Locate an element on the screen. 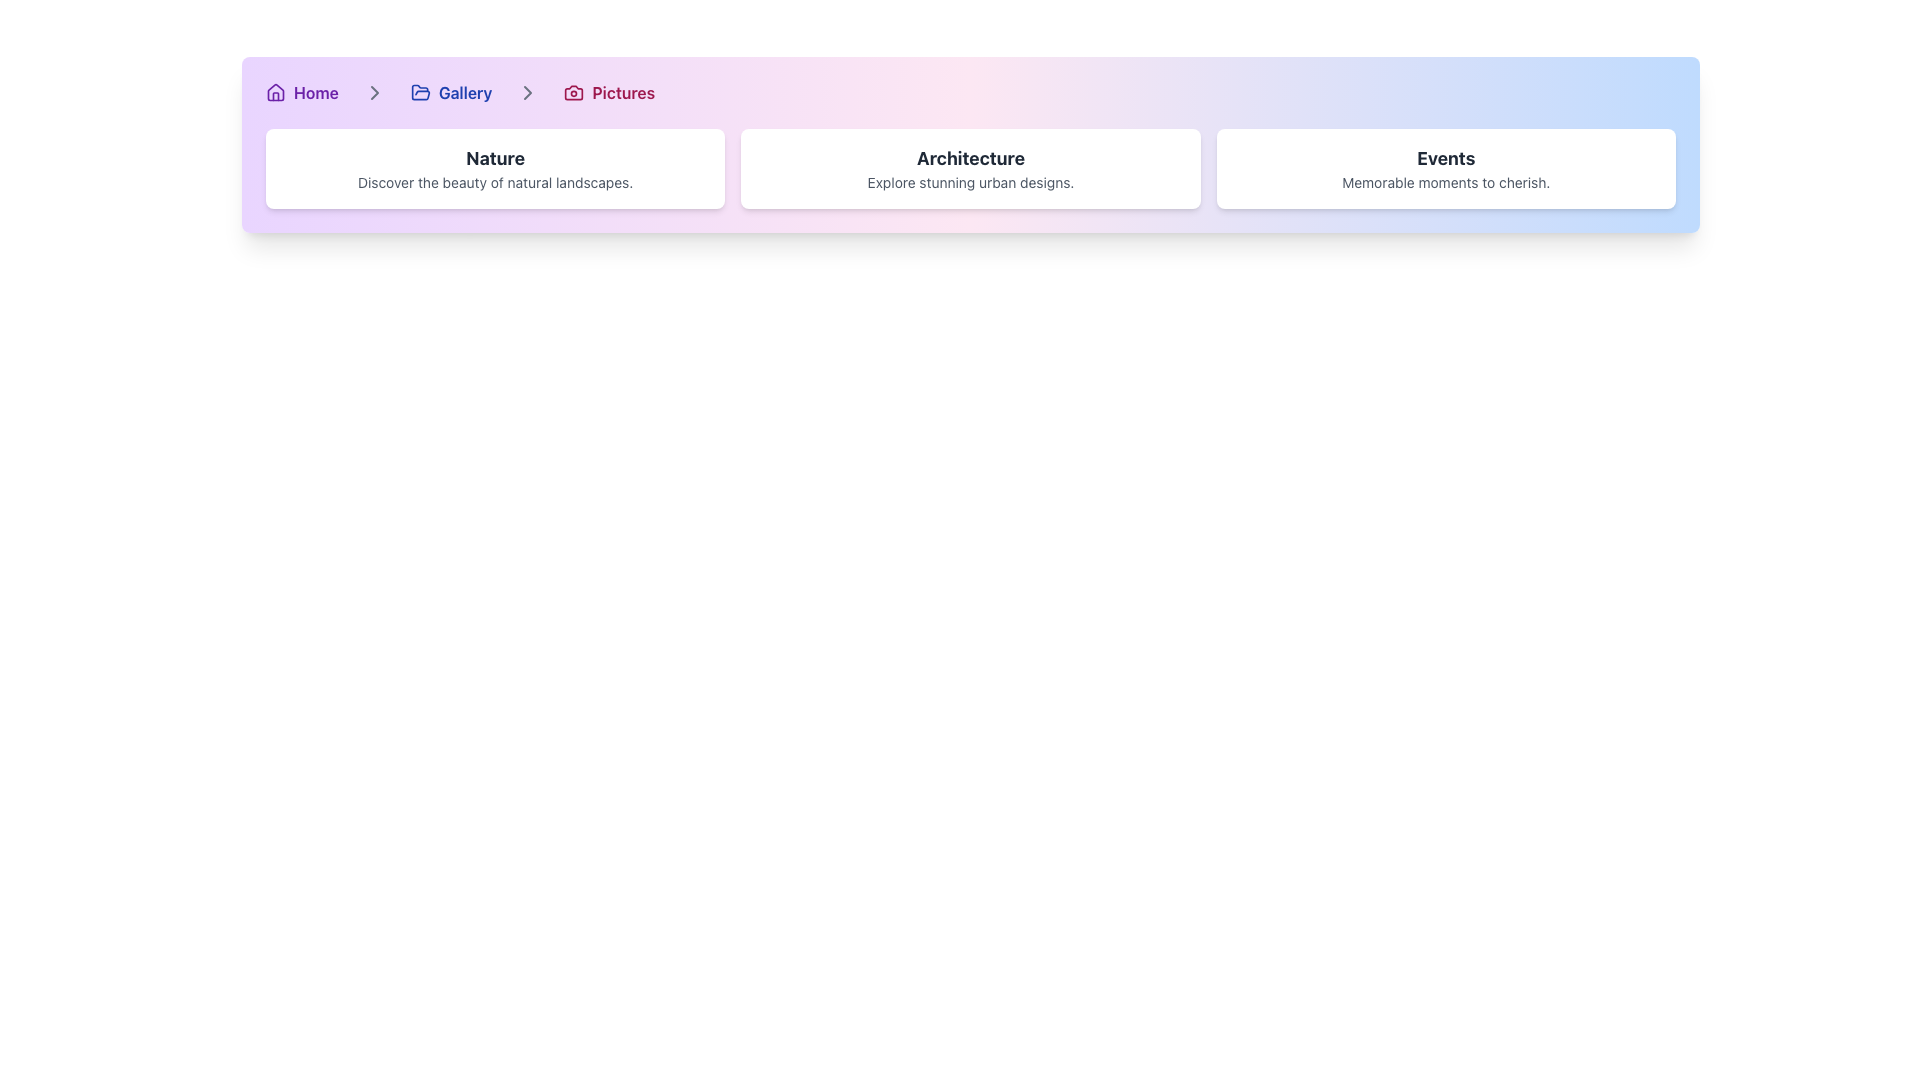 The image size is (1920, 1080). static text label displaying 'Memorable moments to cherish.' located within the 'Events' card, positioned below the 'Events' header is located at coordinates (1446, 182).